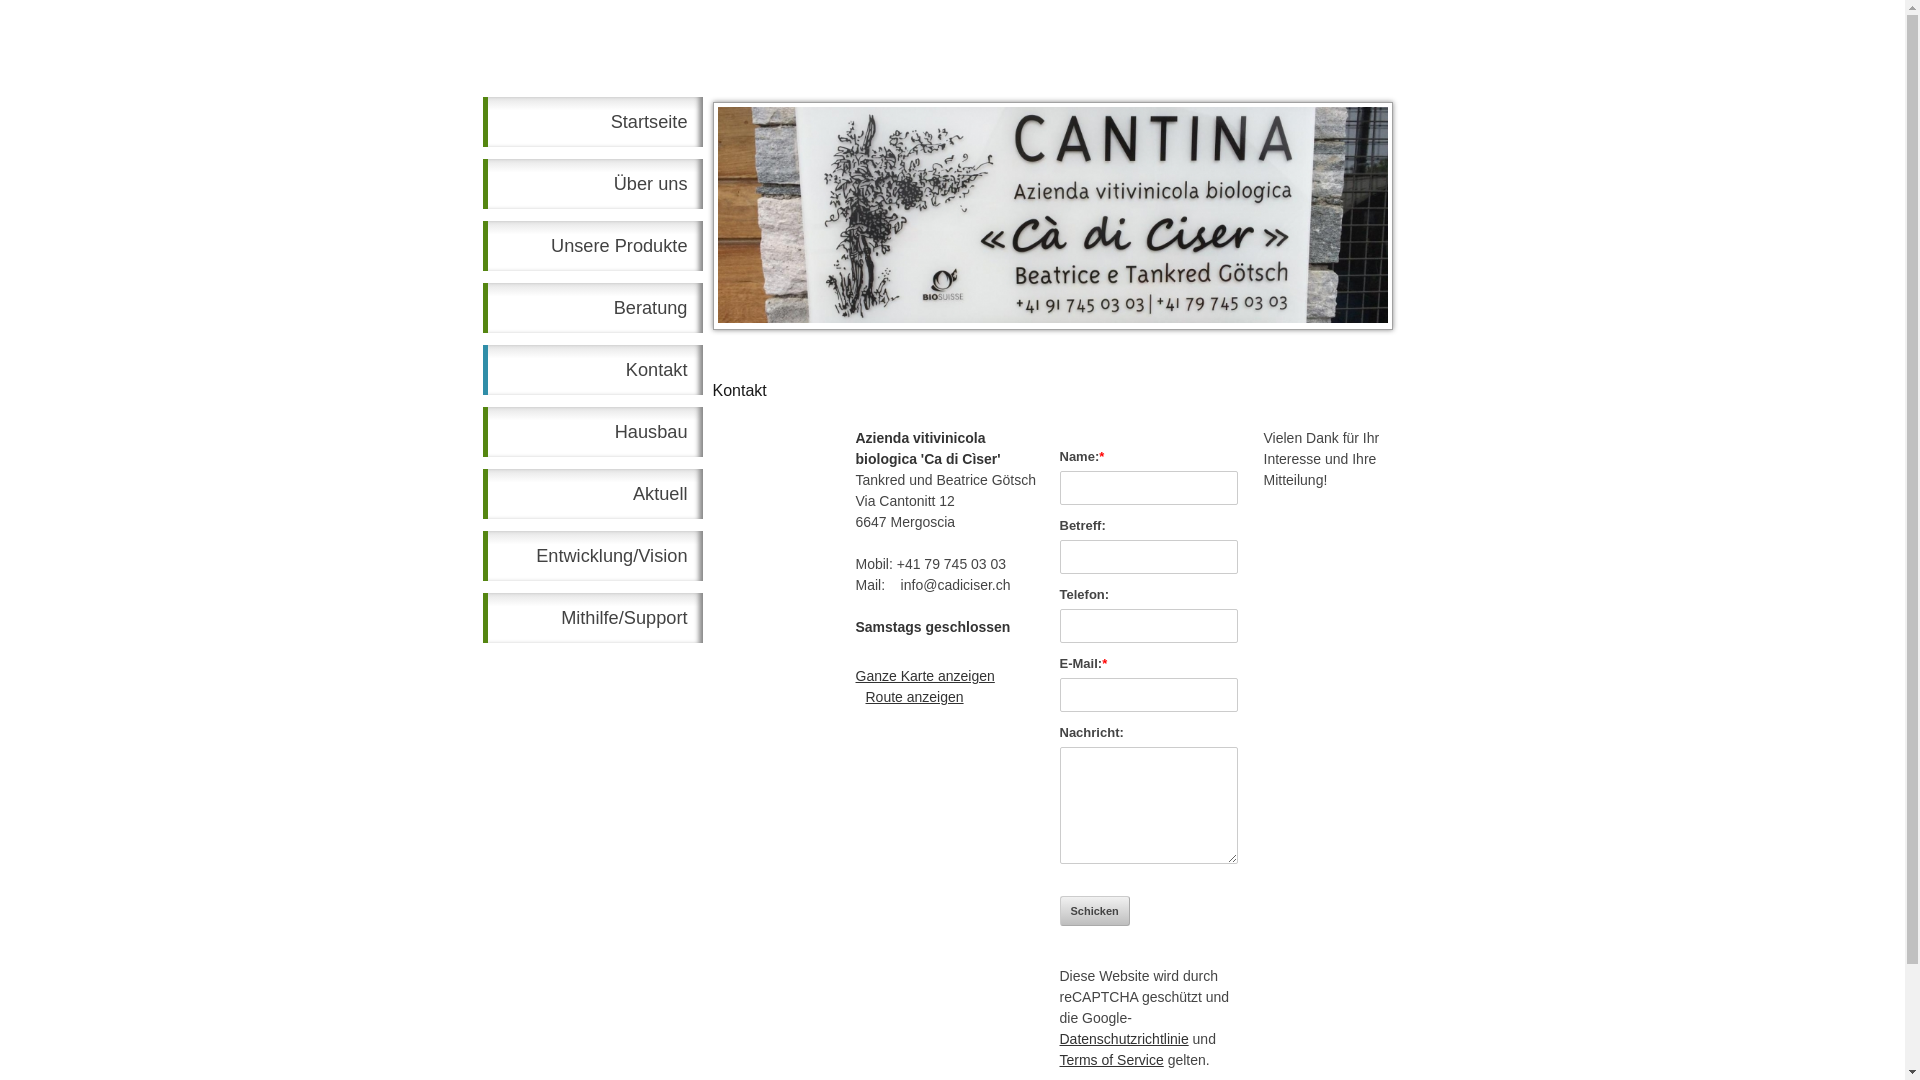  What do you see at coordinates (1124, 1037) in the screenshot?
I see `'Datenschutzrichtlinie'` at bounding box center [1124, 1037].